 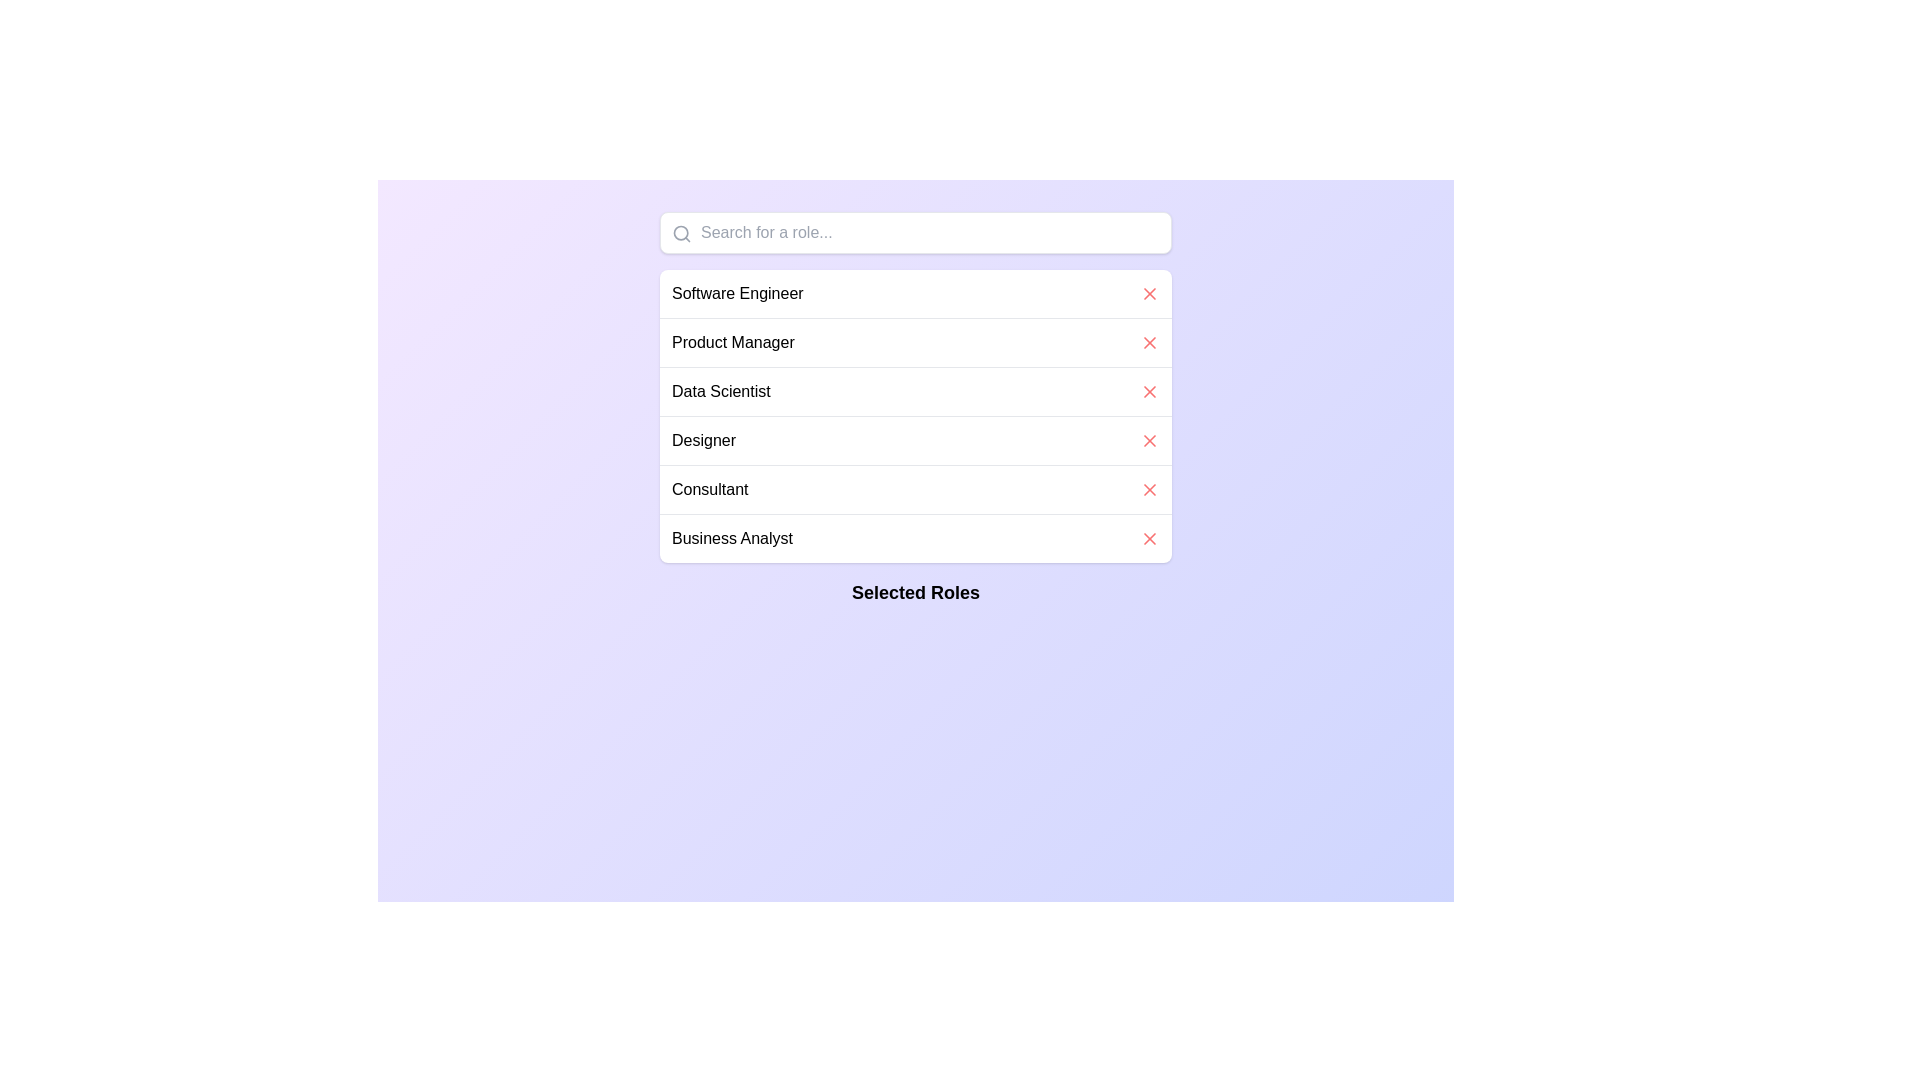 I want to click on text label that displays 'Data Scientist', which is located as the third entry in a vertical list of roles on a white card at the center of the page, so click(x=720, y=392).